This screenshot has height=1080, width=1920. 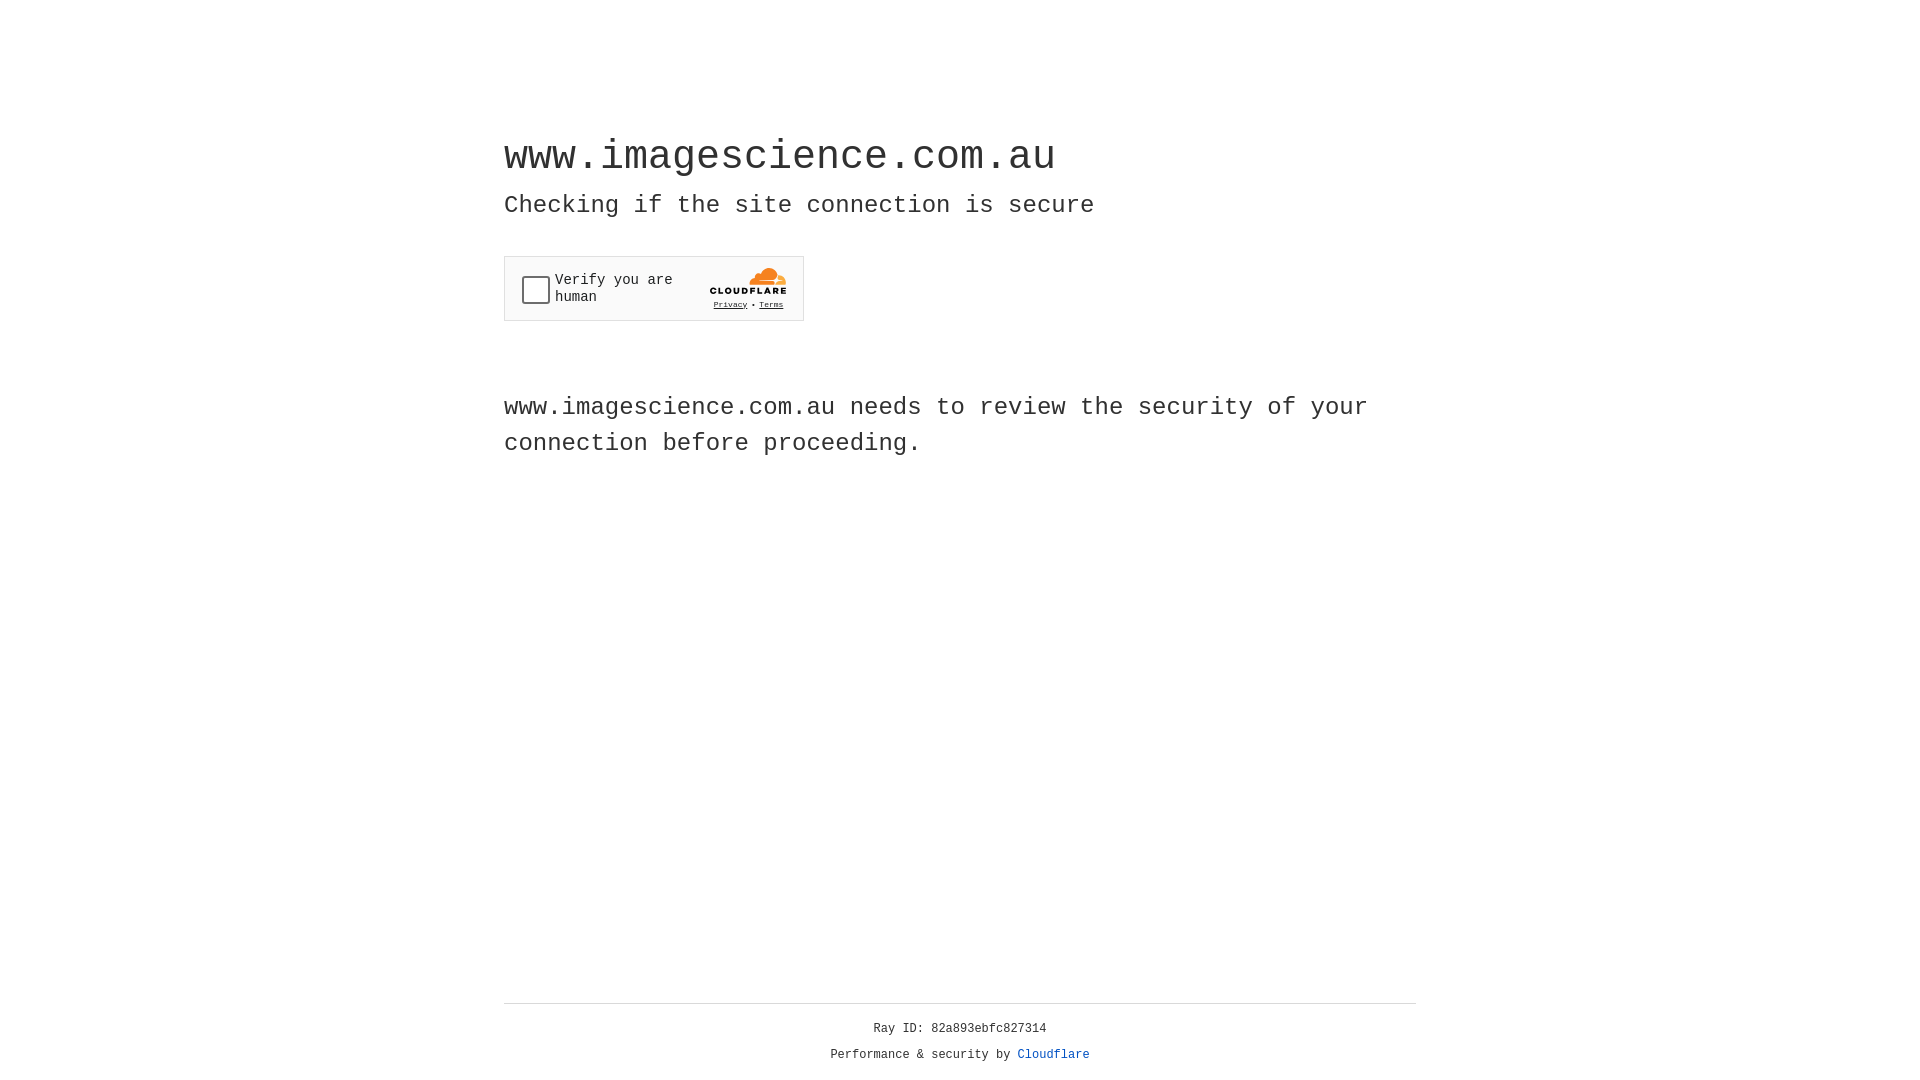 What do you see at coordinates (1053, 1054) in the screenshot?
I see `'Cloudflare'` at bounding box center [1053, 1054].